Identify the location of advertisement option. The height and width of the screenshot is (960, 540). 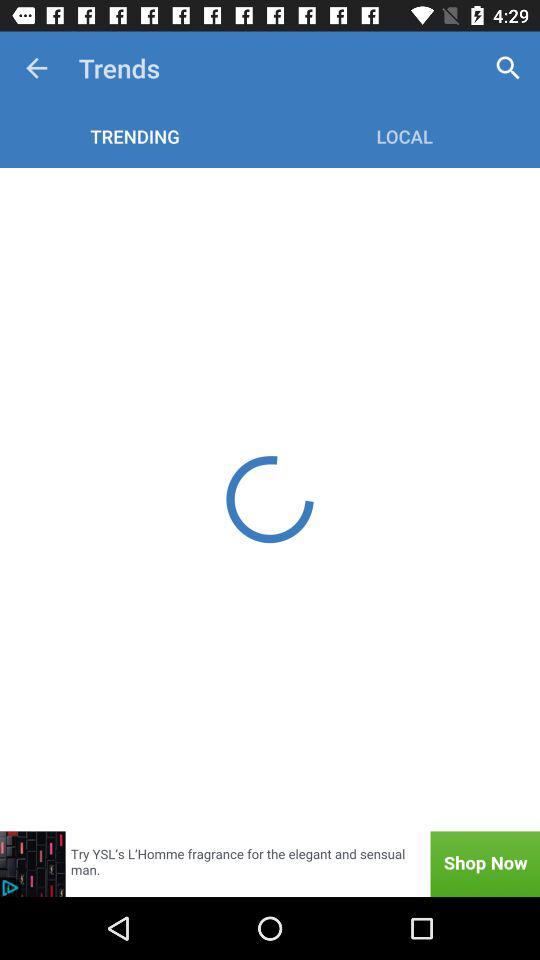
(270, 863).